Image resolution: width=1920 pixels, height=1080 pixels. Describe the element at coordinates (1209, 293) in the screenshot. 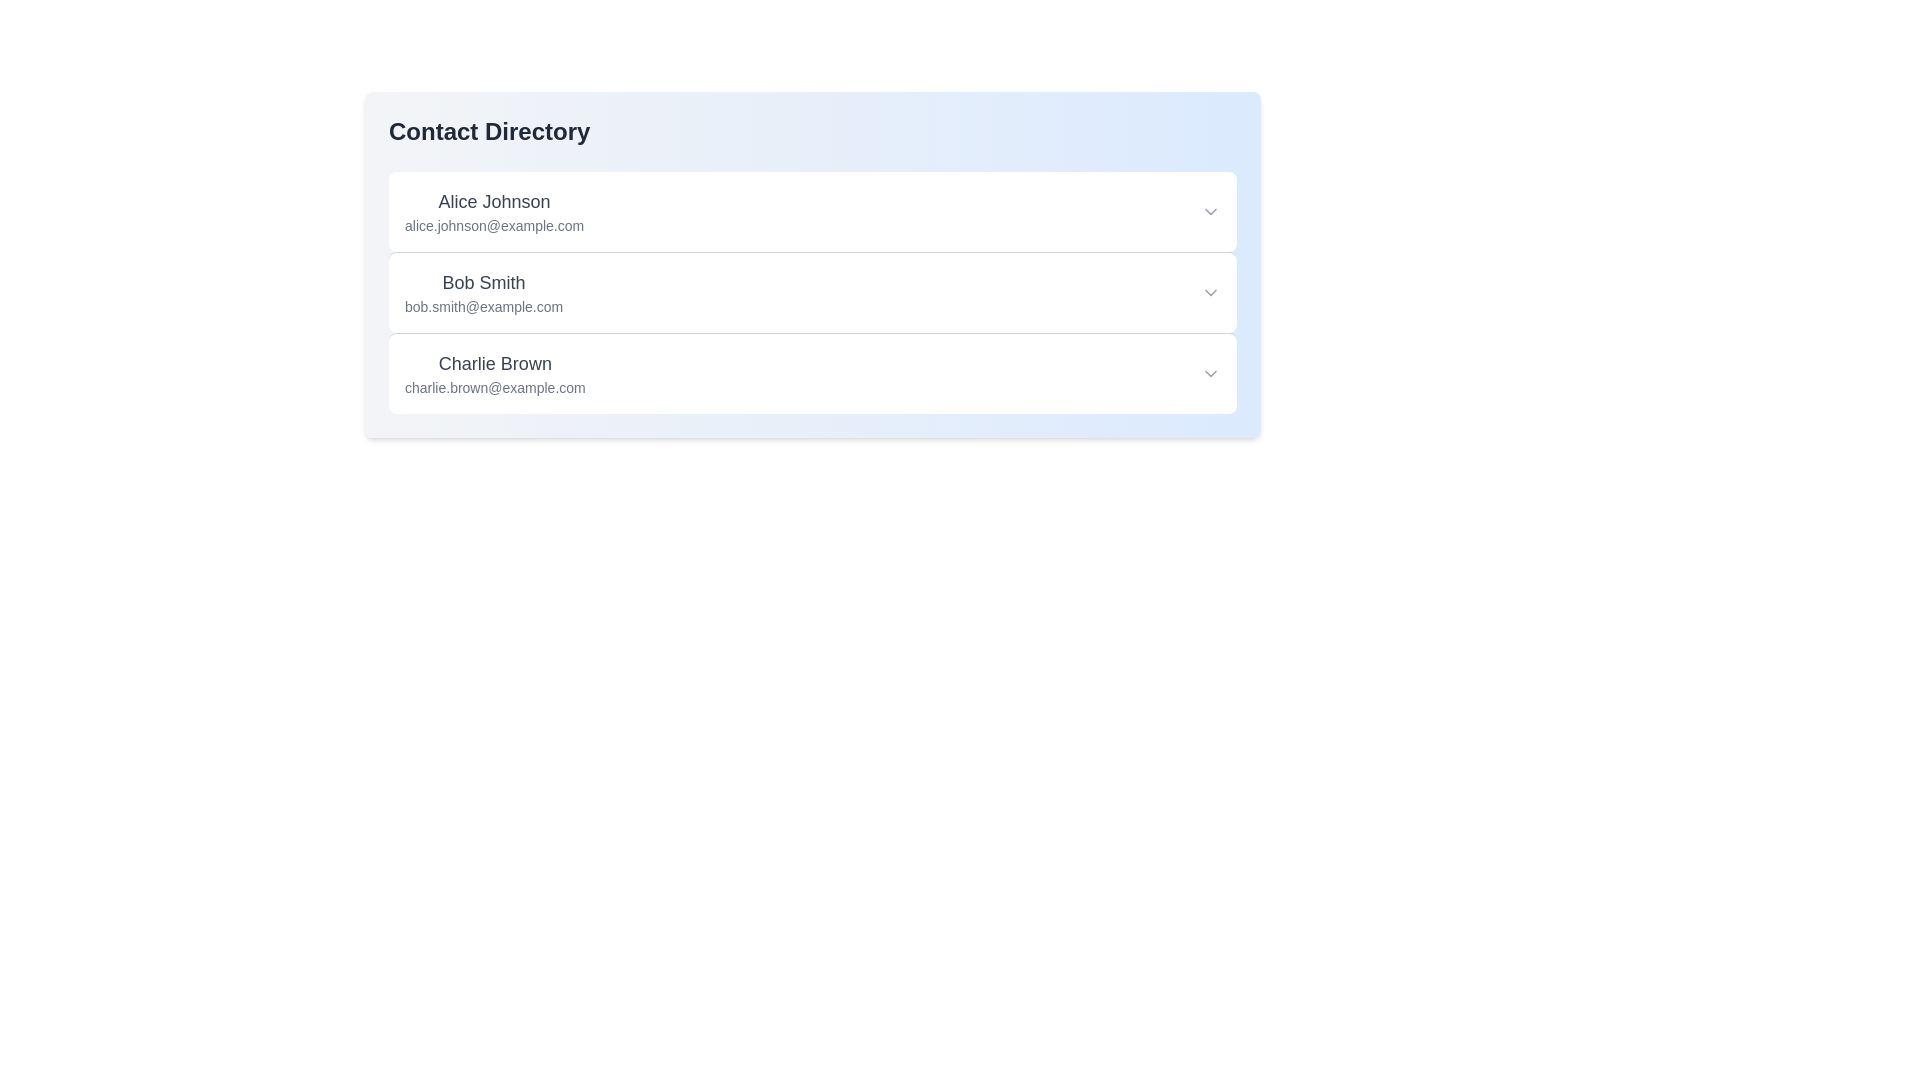

I see `the dropdown toggle button located at the far-right edge of the section containing contact information for 'Bob Smith'` at that location.